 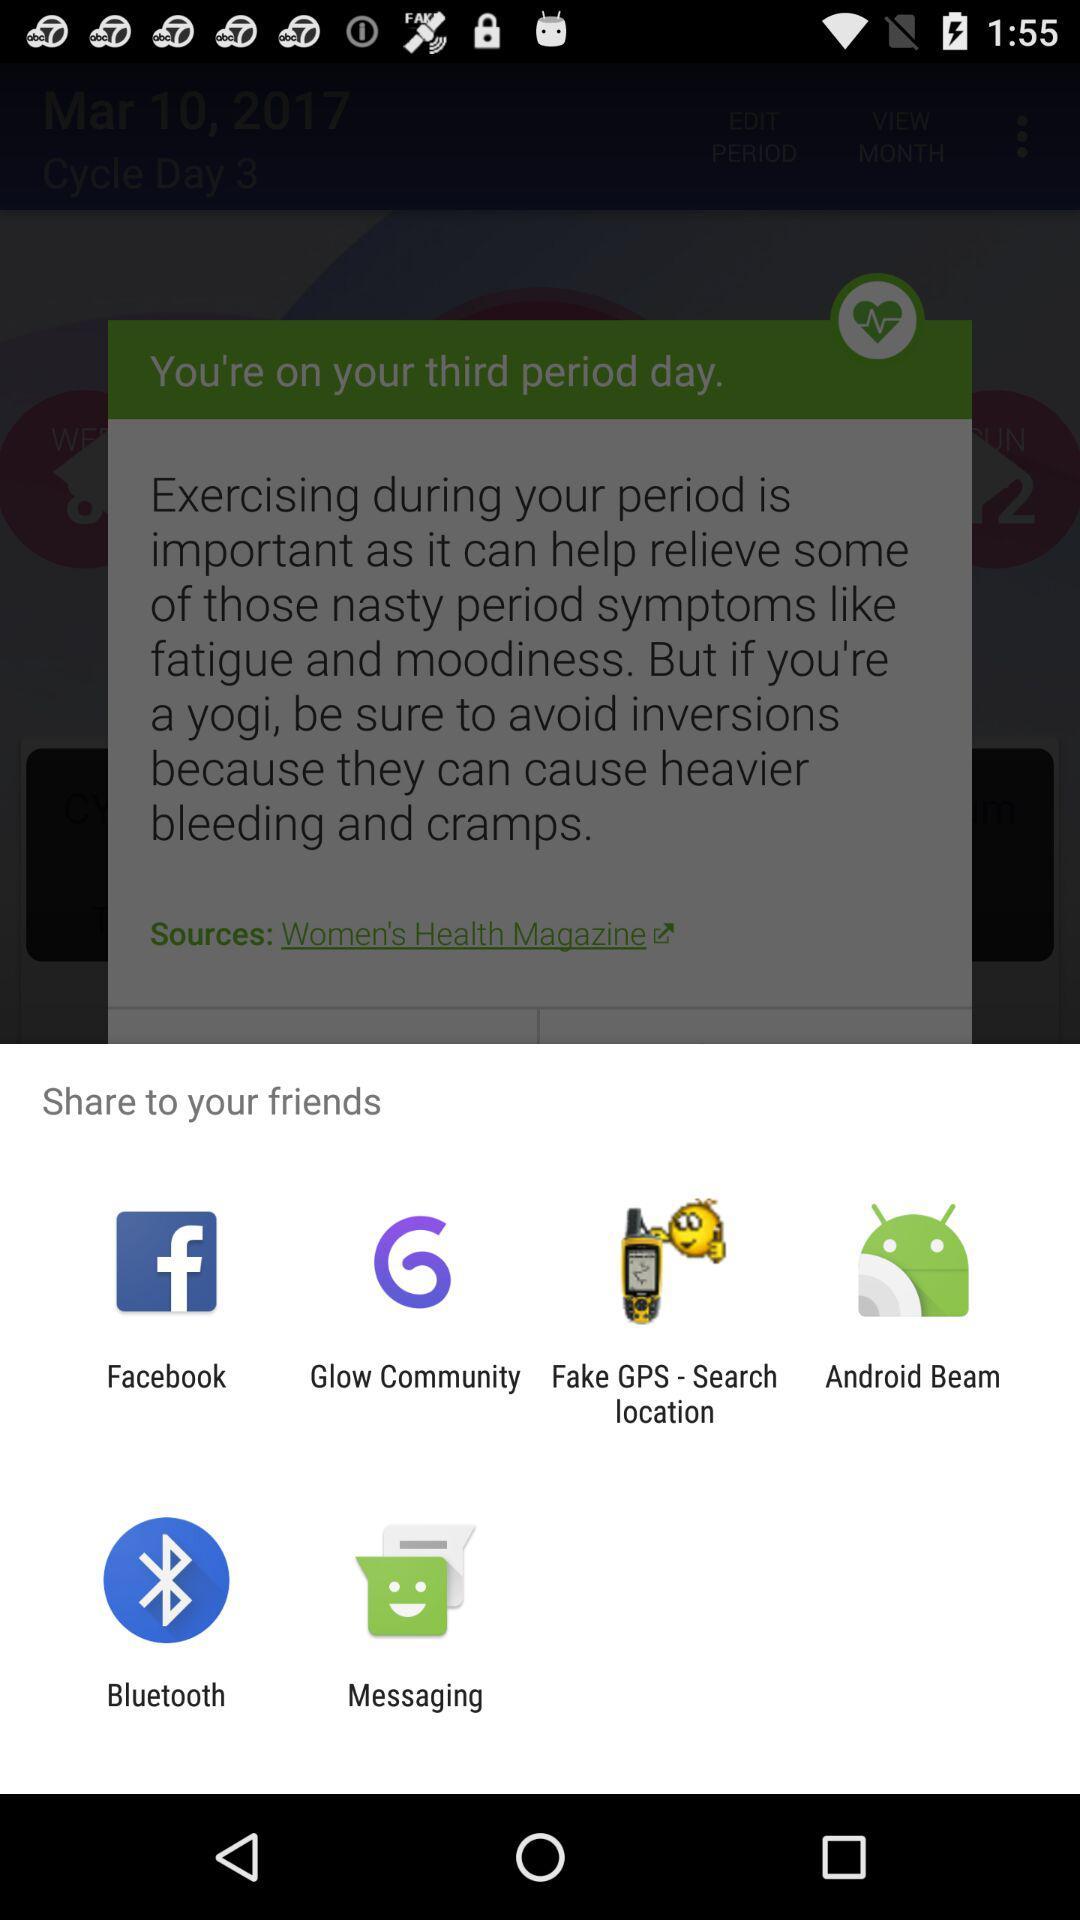 I want to click on item to the right of bluetooth item, so click(x=414, y=1711).